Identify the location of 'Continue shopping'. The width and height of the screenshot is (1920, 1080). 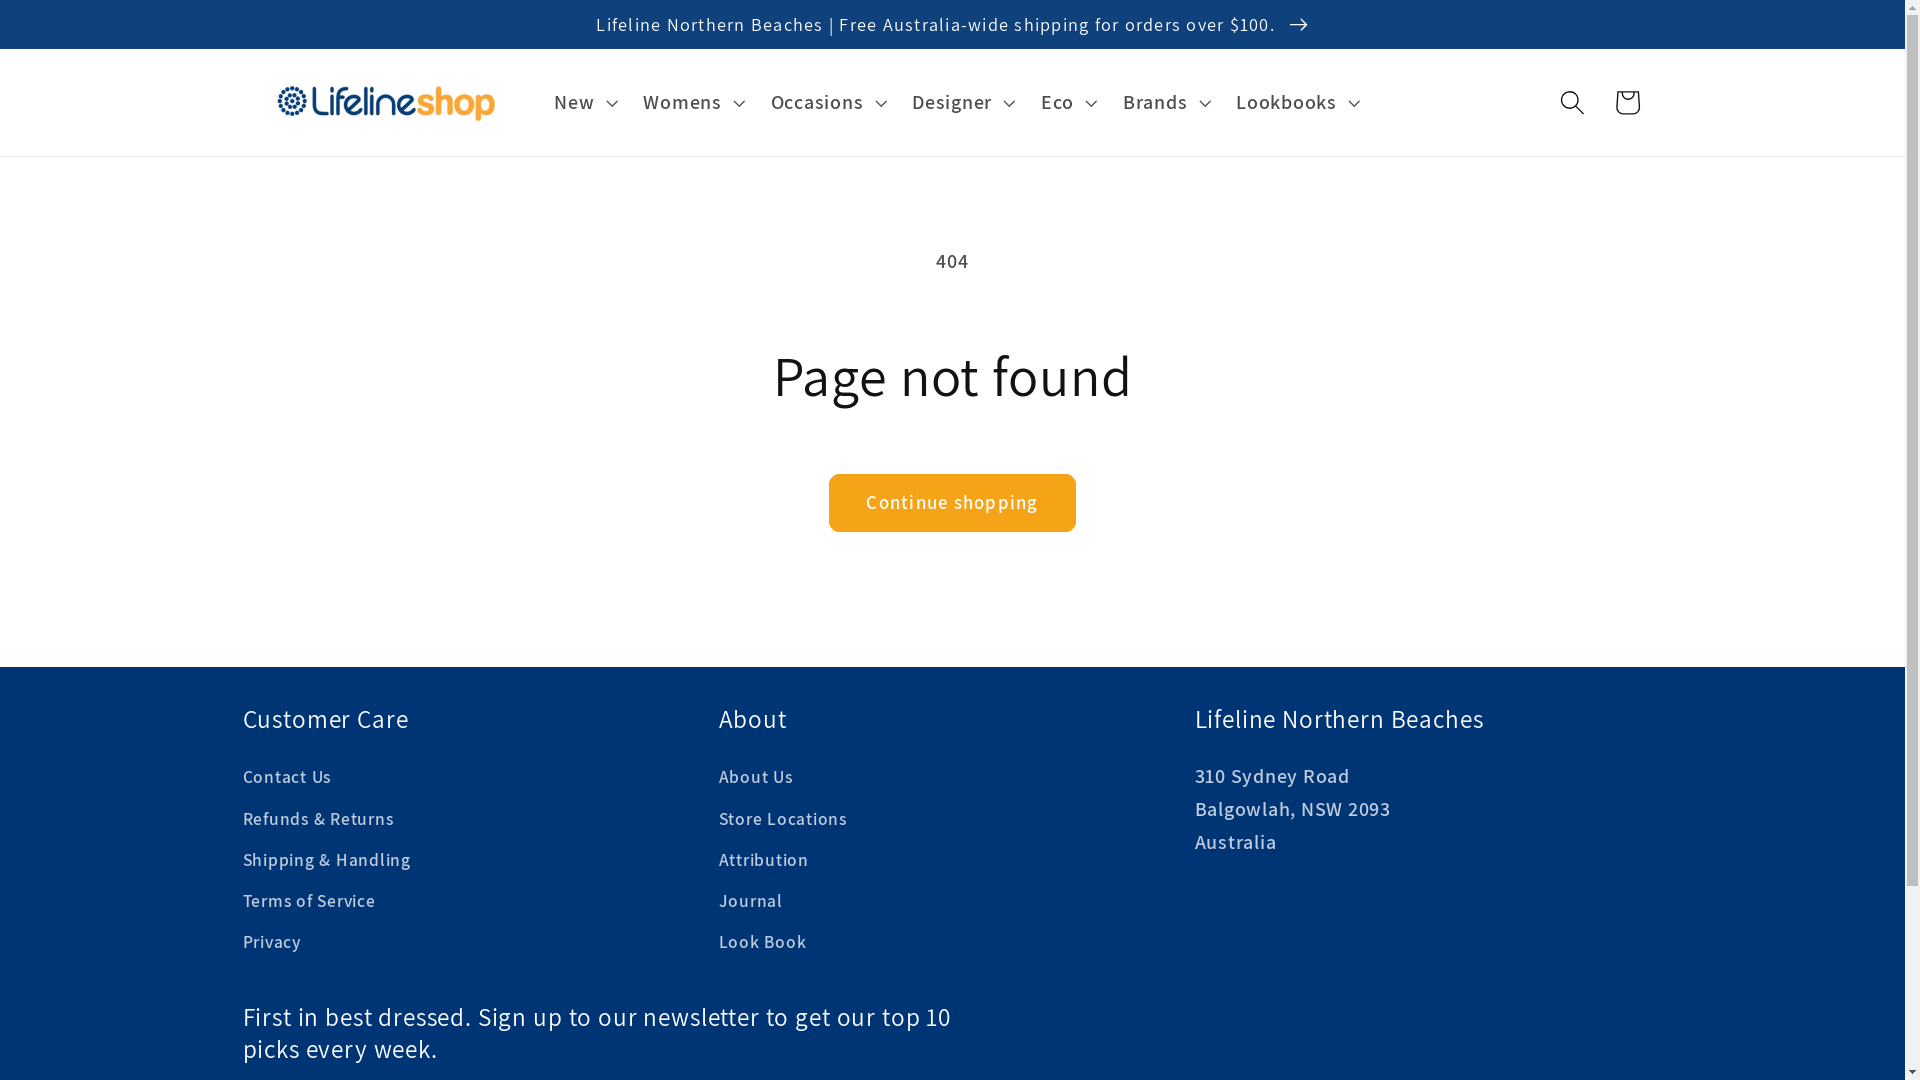
(951, 501).